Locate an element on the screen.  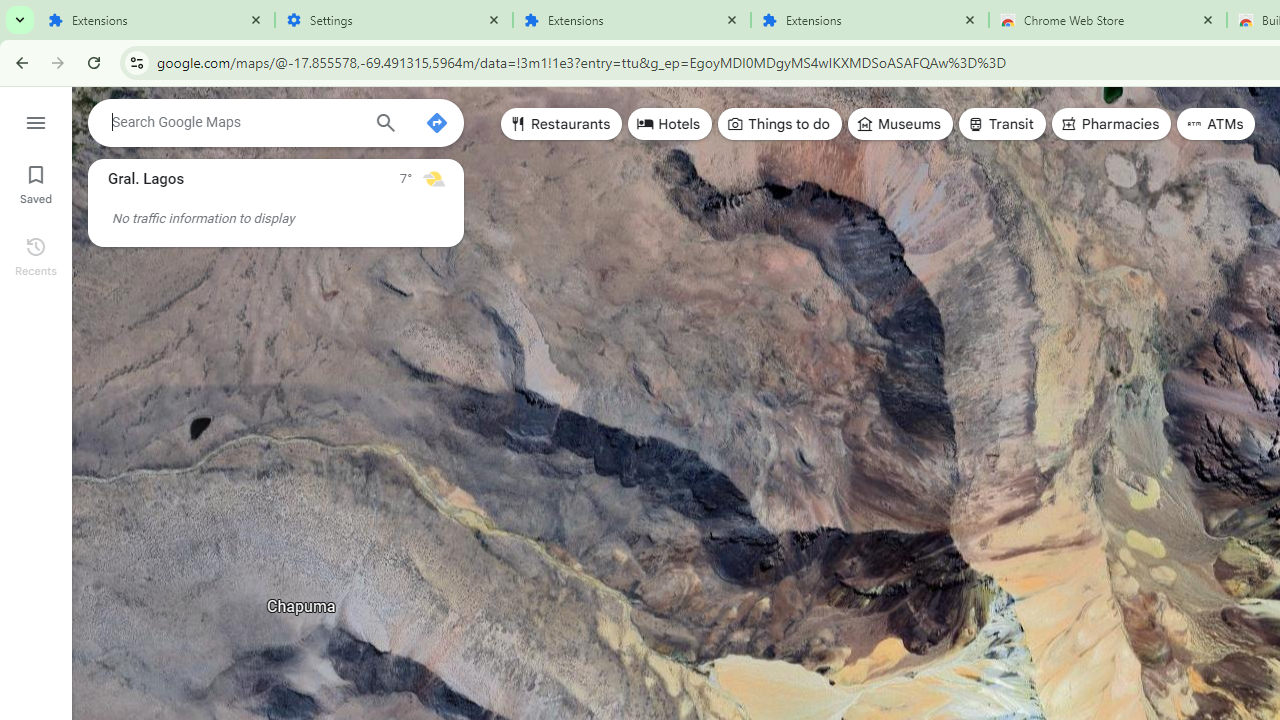
'Museums' is located at coordinates (899, 124).